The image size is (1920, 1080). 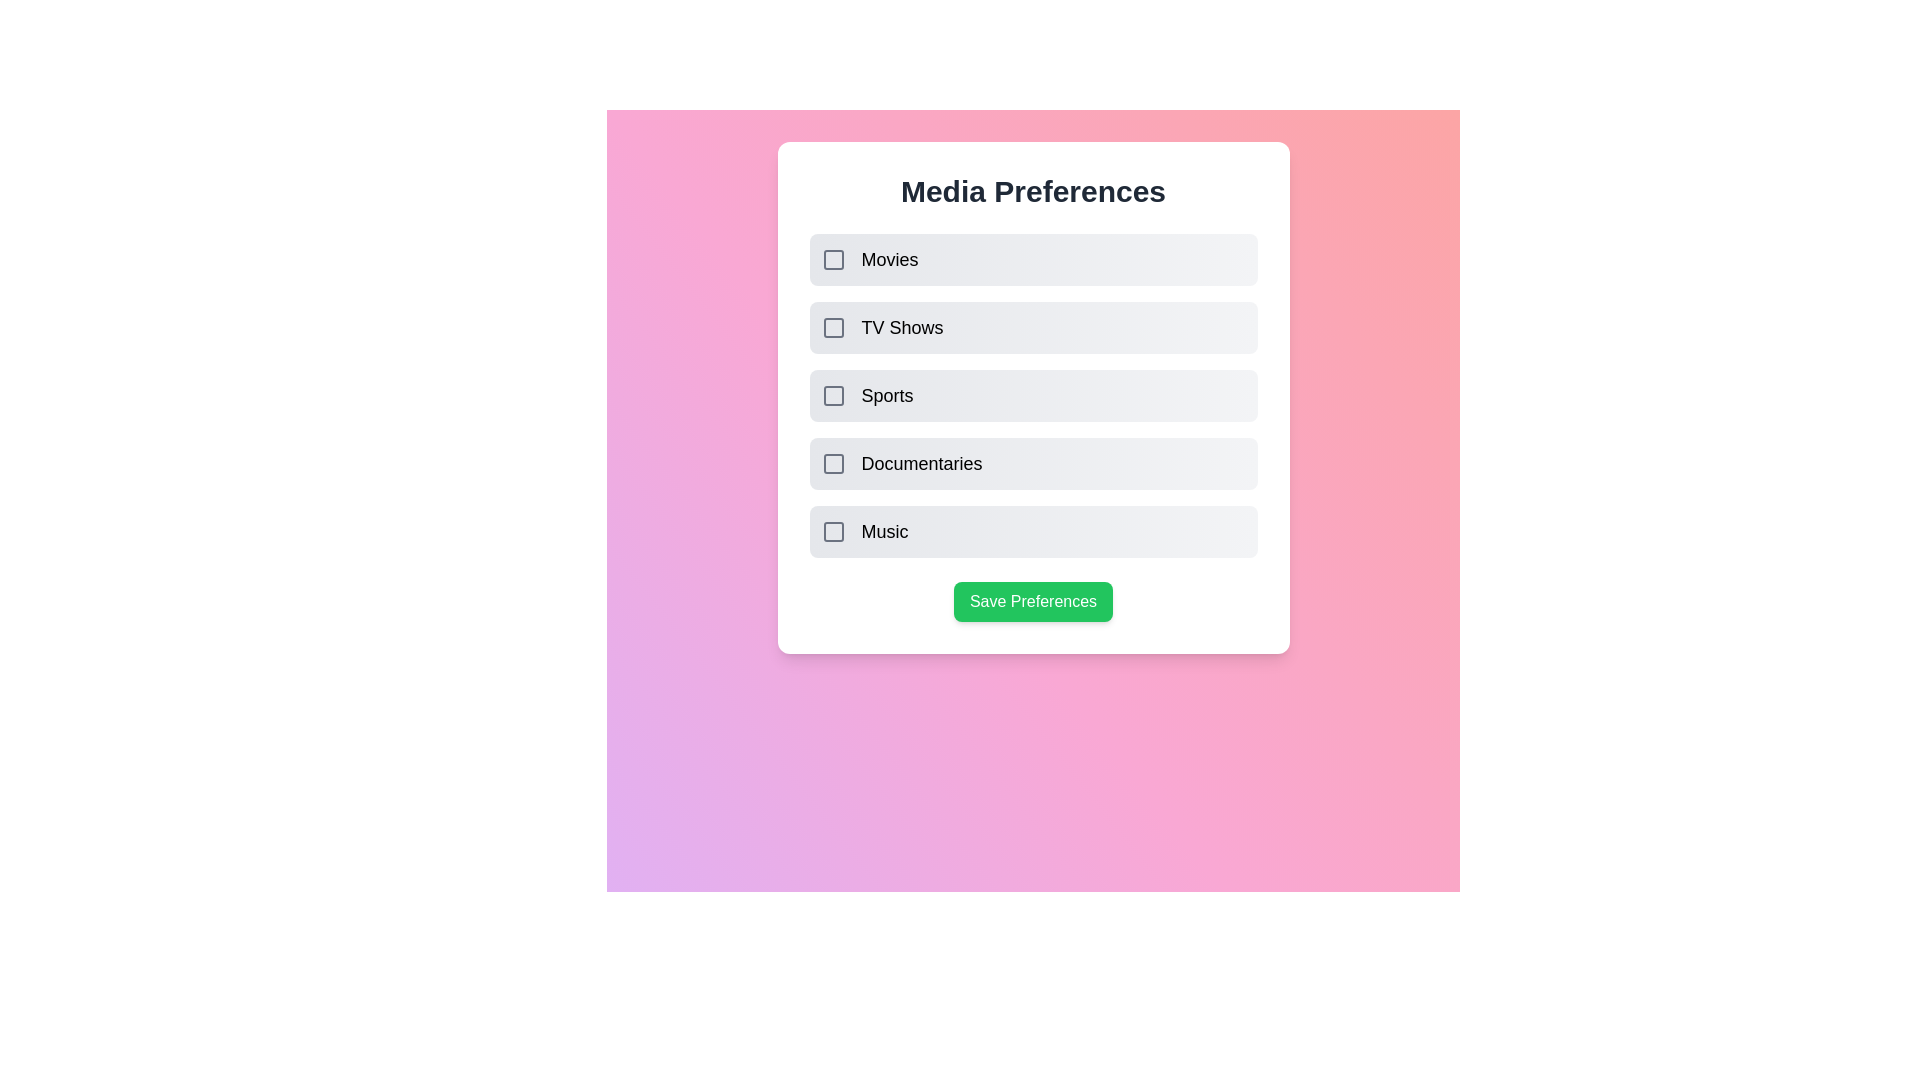 I want to click on the media preference item TV Shows, so click(x=833, y=326).